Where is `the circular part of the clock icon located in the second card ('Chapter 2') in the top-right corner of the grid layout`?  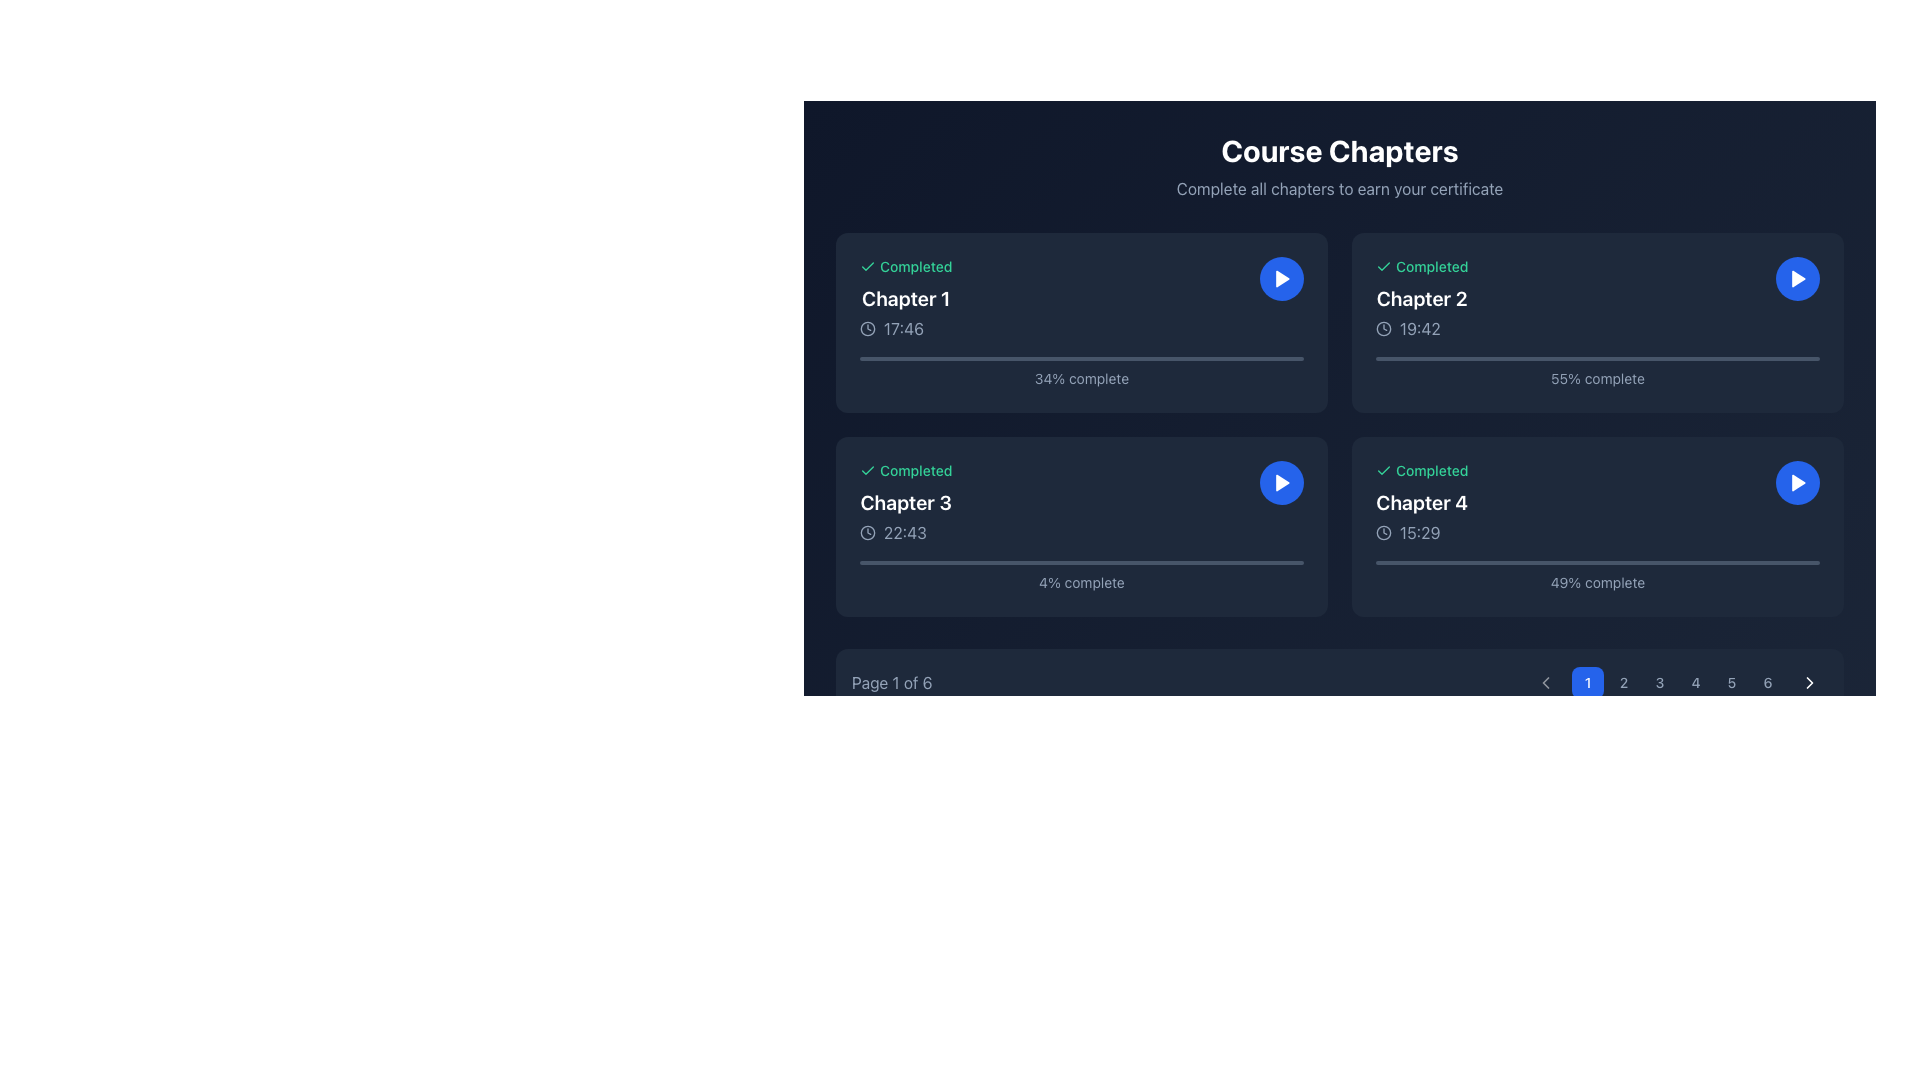 the circular part of the clock icon located in the second card ('Chapter 2') in the top-right corner of the grid layout is located at coordinates (1382, 327).